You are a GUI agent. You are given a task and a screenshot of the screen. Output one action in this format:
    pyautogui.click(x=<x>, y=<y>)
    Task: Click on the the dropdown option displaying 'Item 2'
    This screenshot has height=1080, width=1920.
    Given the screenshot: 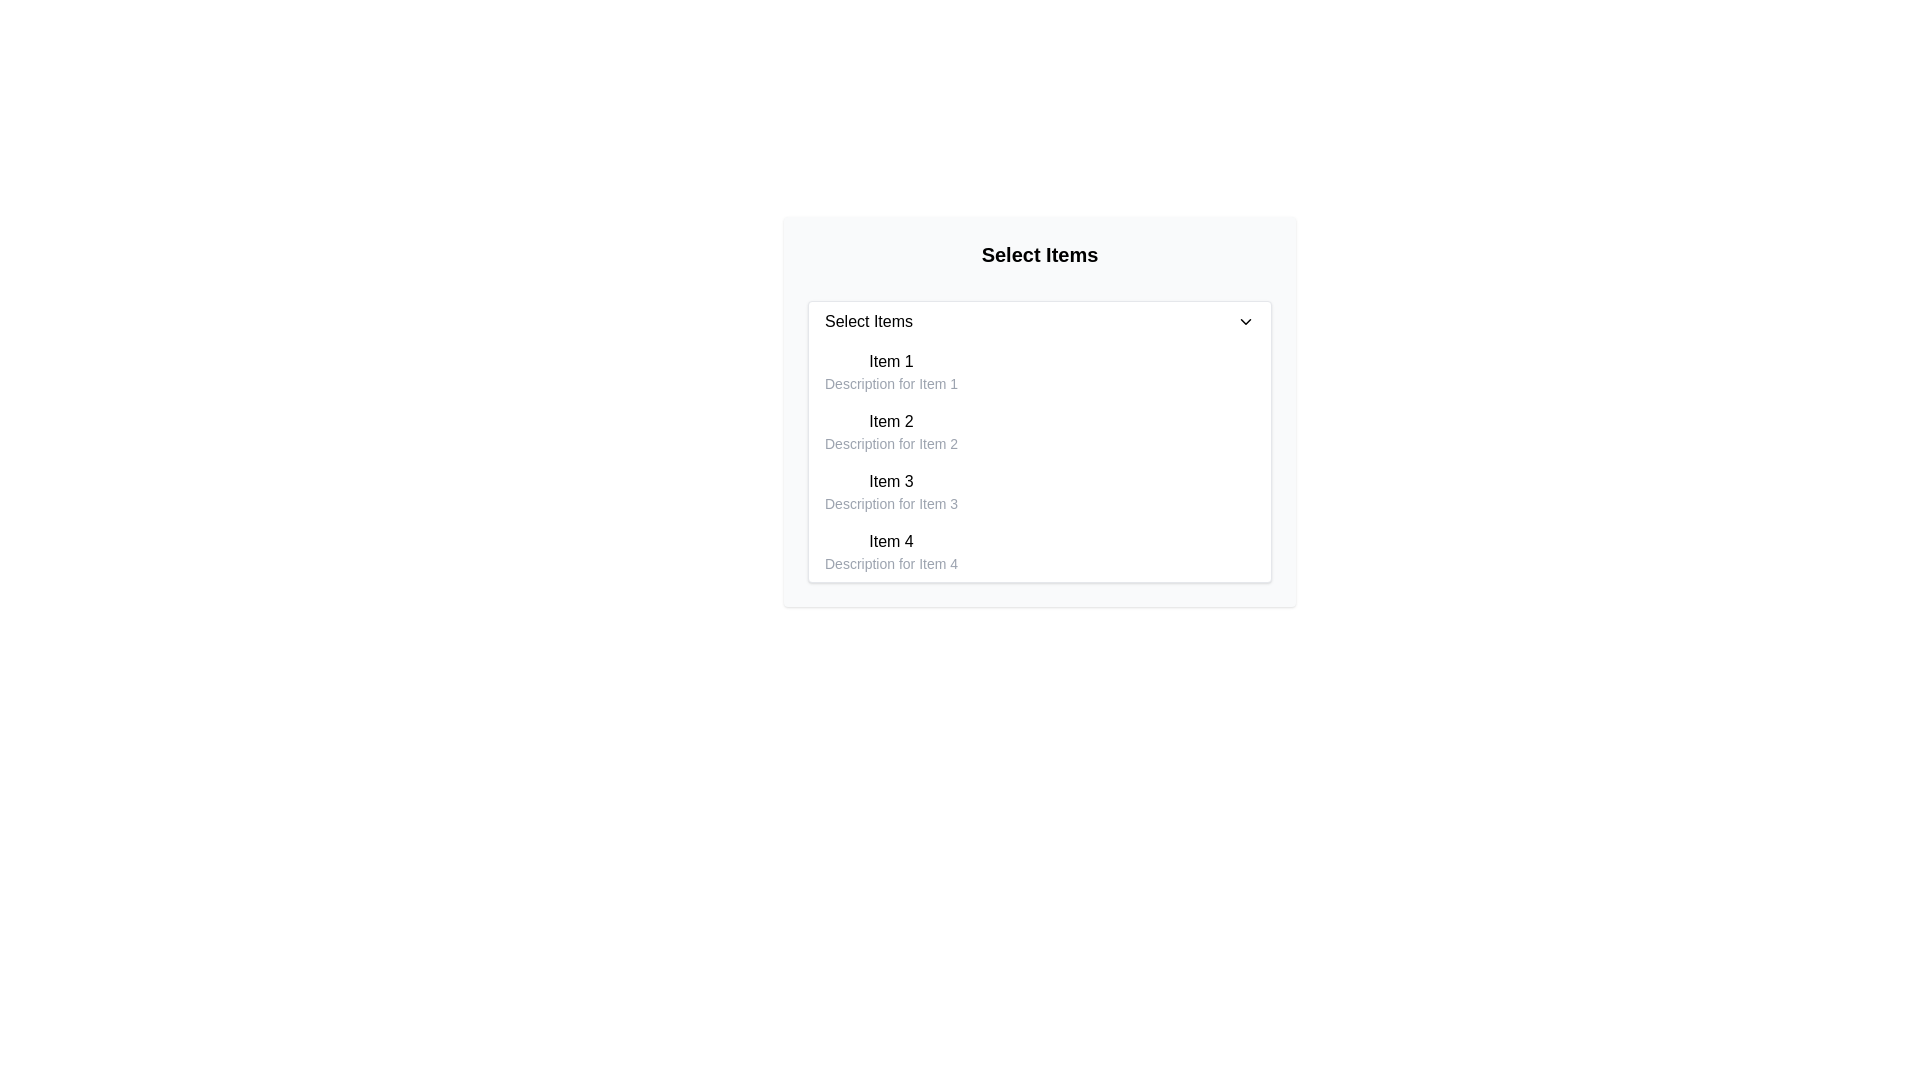 What is the action you would take?
    pyautogui.click(x=1040, y=431)
    